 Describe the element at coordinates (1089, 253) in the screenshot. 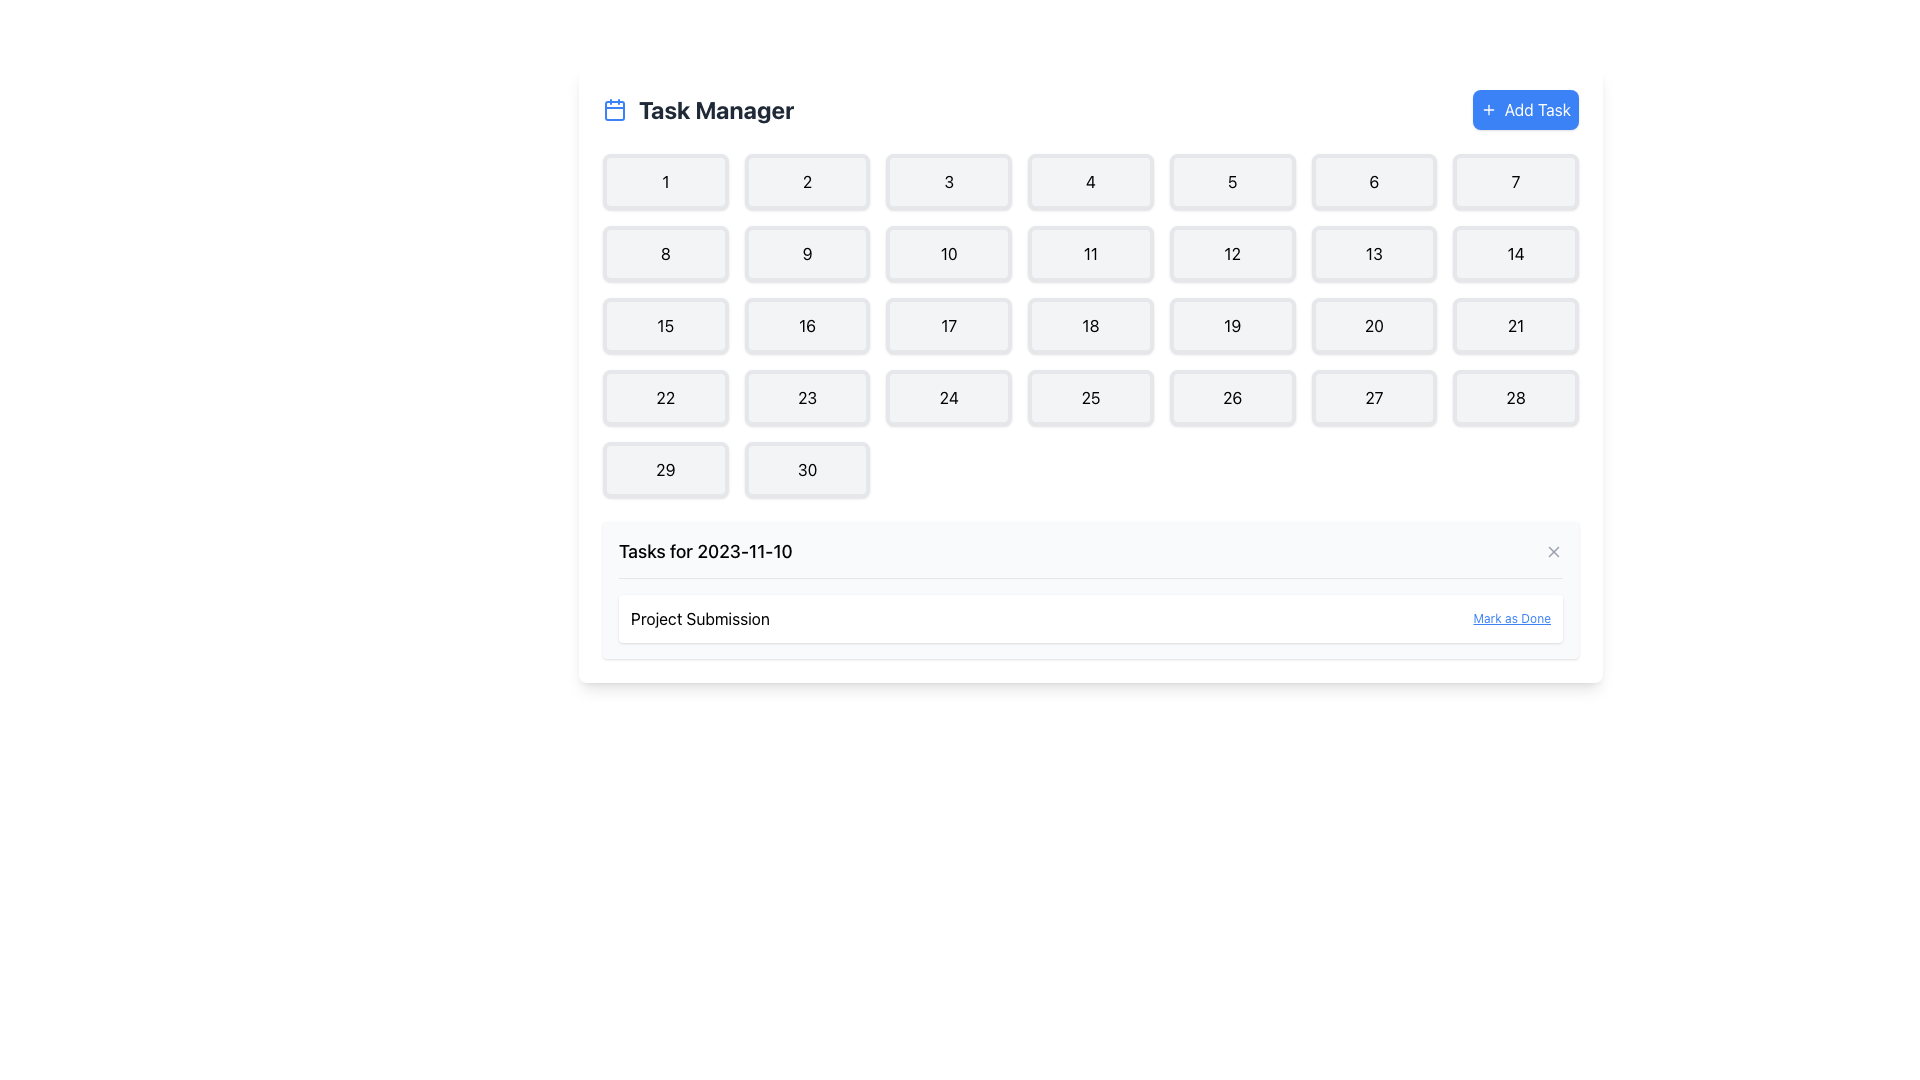

I see `the rectangular button with a light-gray background and the number '11' in bold black font` at that location.